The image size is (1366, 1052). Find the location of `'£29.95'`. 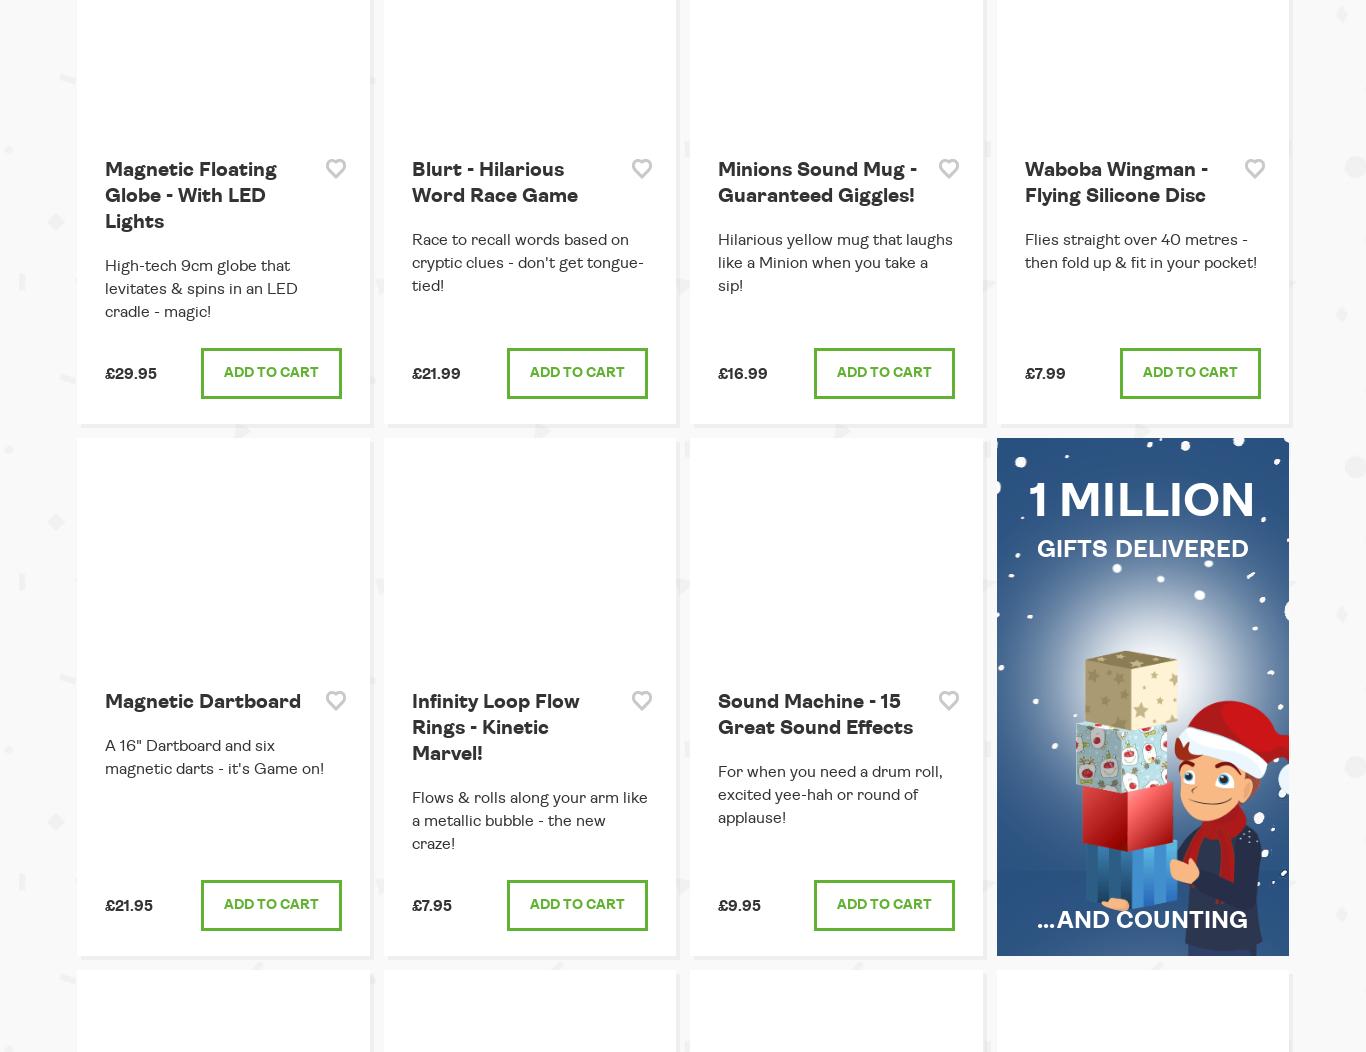

'£29.95' is located at coordinates (105, 373).